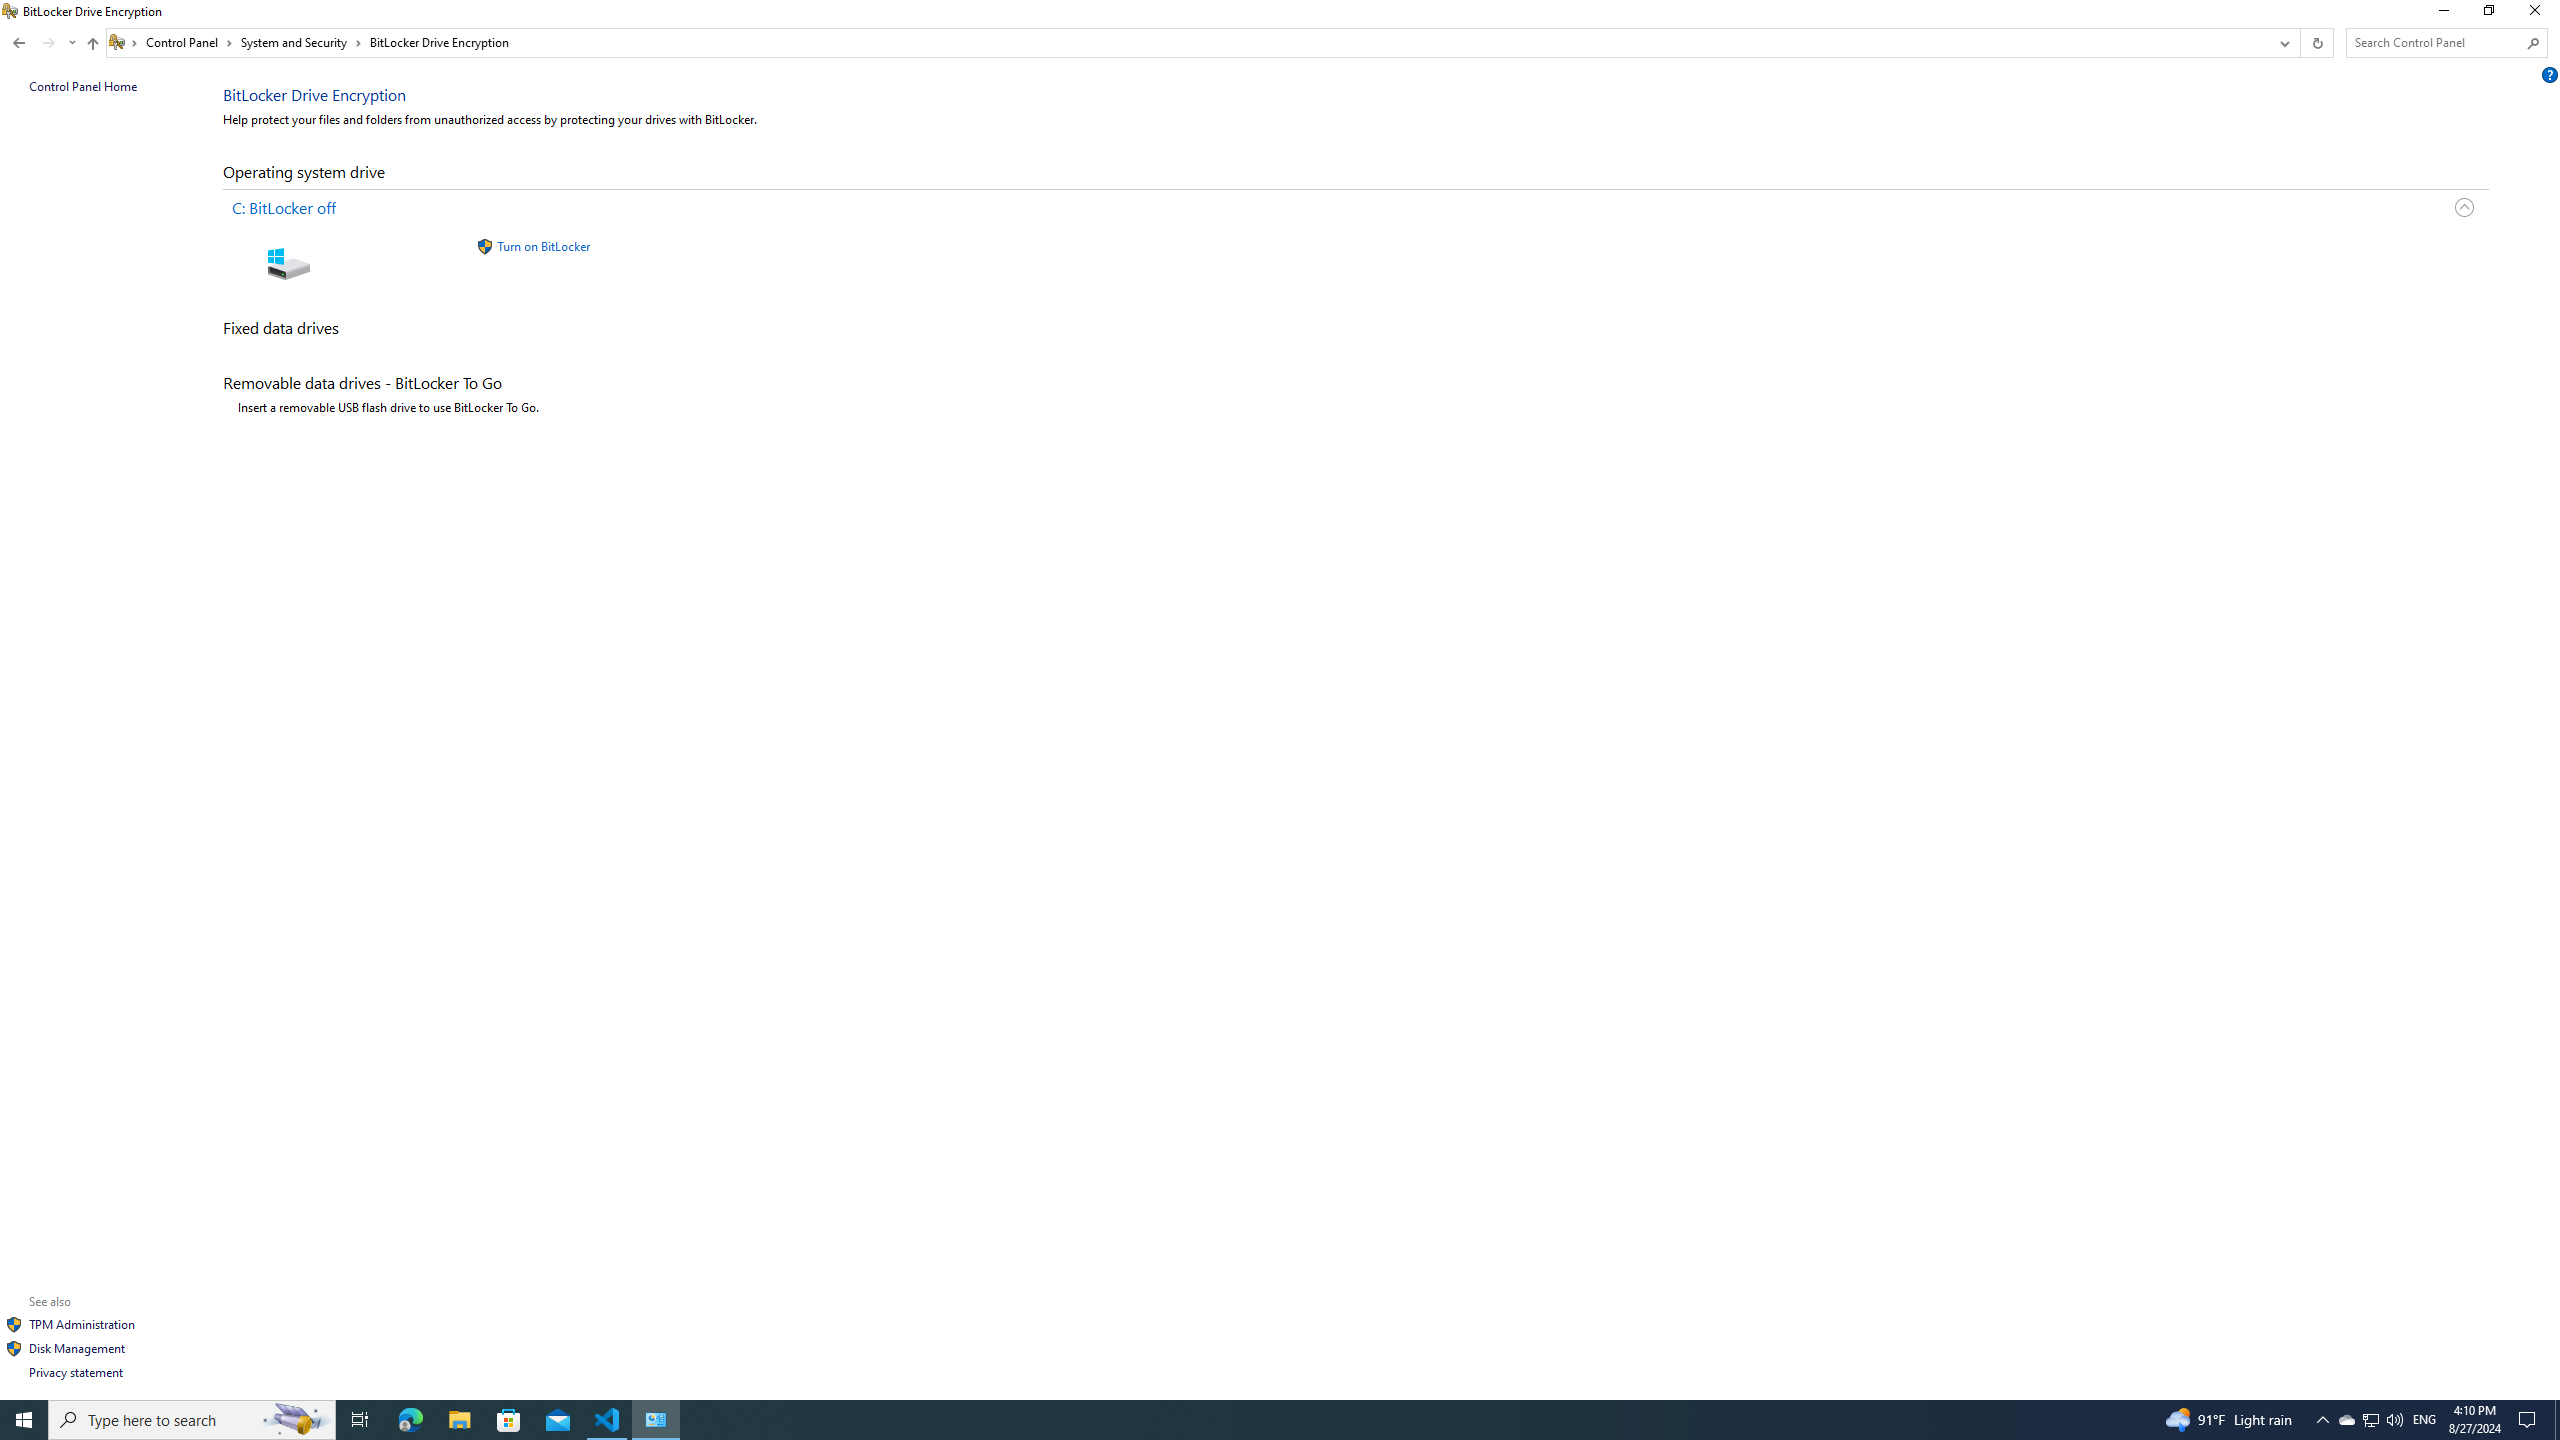  I want to click on 'Type here to search', so click(24, 1418).